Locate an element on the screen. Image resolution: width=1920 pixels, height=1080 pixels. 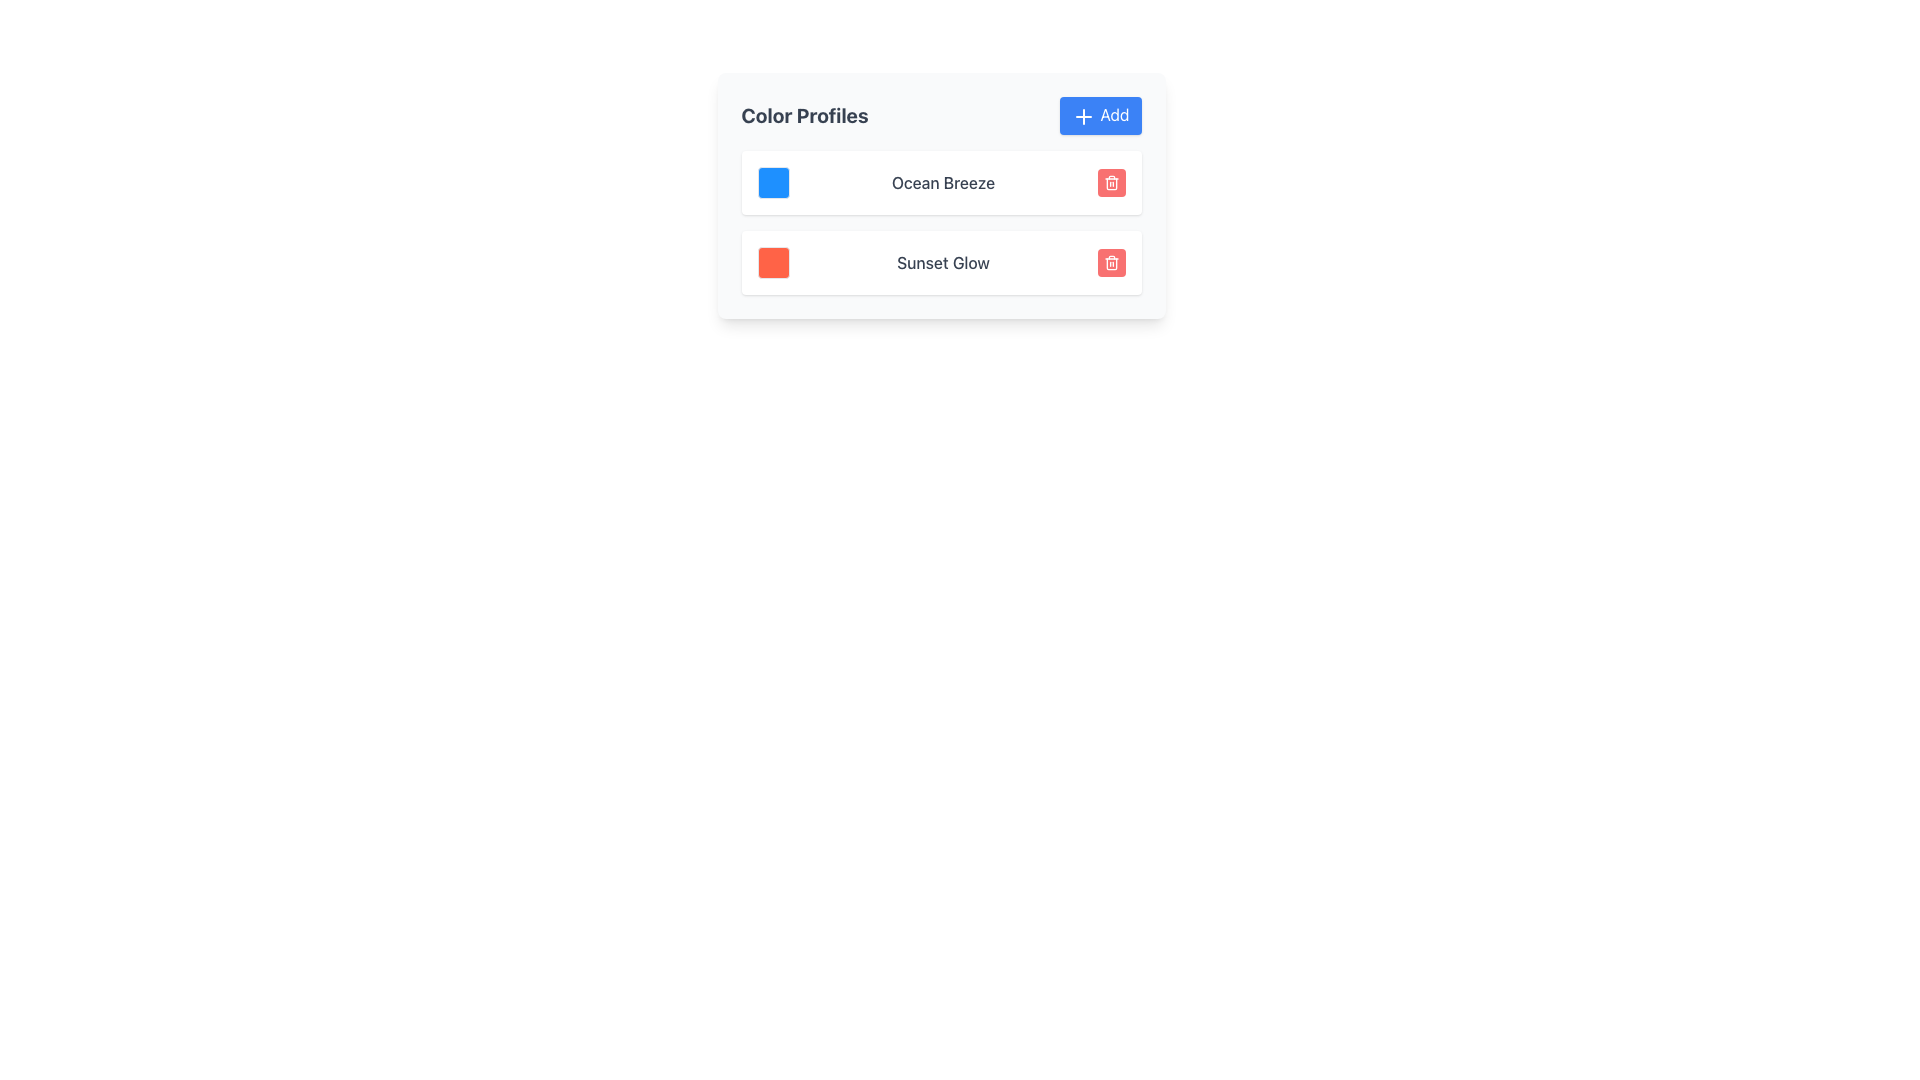
the label displaying the name of the associated color profile in the second row of the 'Color Profiles' list, positioned between an orange square block and a red delete button is located at coordinates (942, 261).